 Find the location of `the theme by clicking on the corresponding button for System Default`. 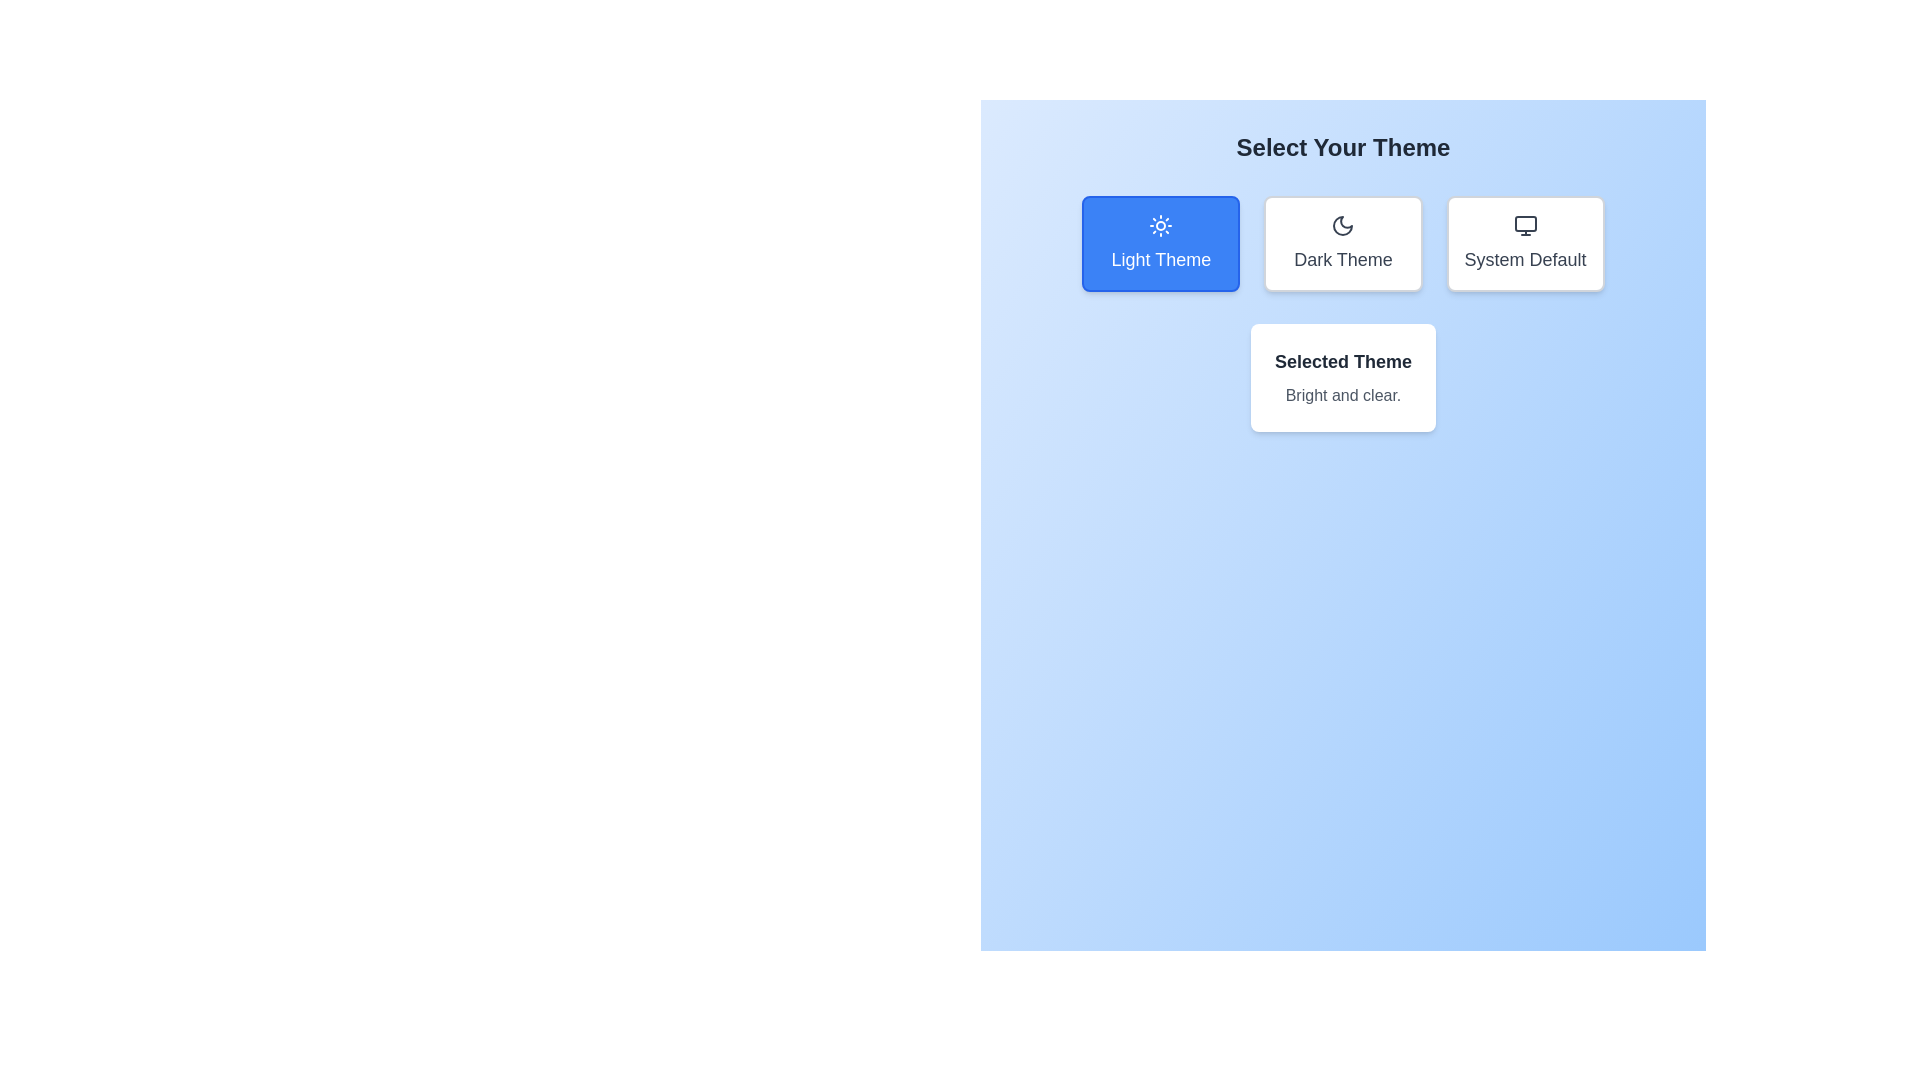

the theme by clicking on the corresponding button for System Default is located at coordinates (1524, 242).